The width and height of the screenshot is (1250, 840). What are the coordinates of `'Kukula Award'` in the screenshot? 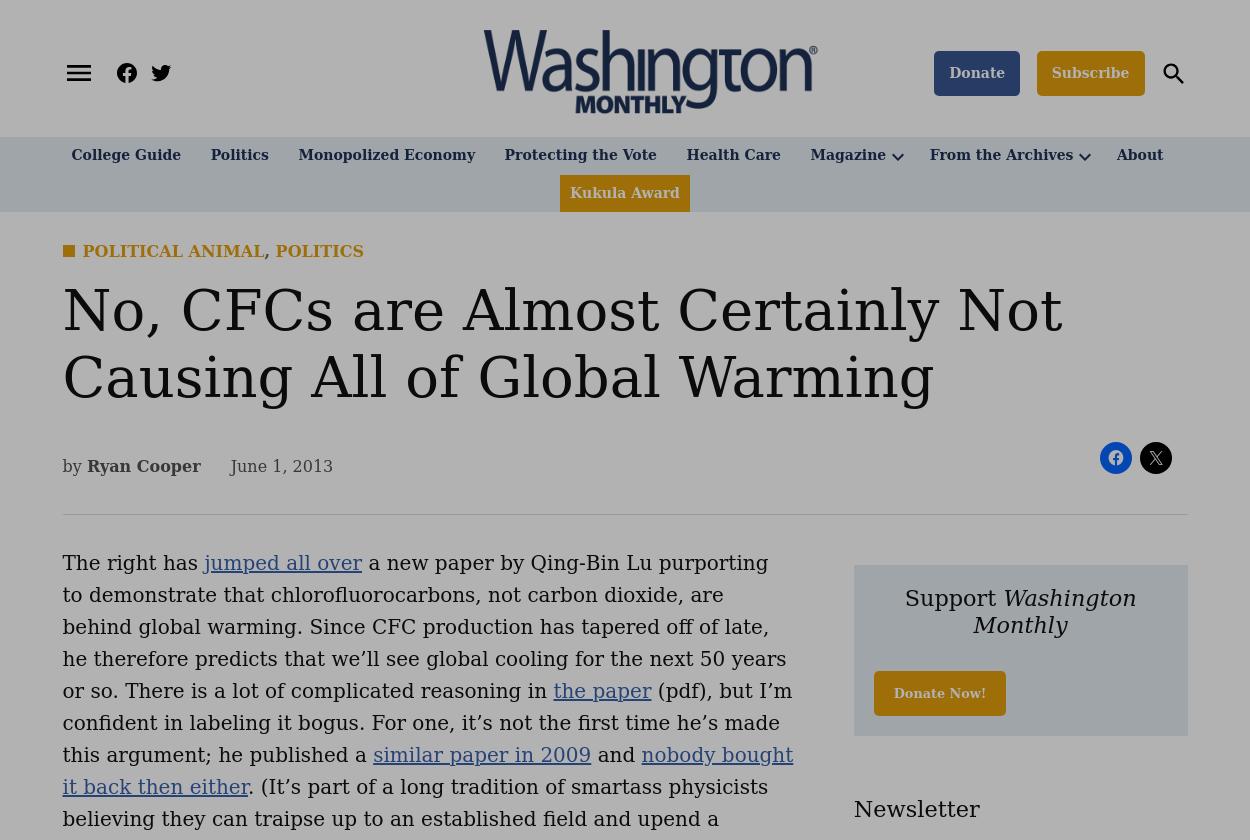 It's located at (623, 192).